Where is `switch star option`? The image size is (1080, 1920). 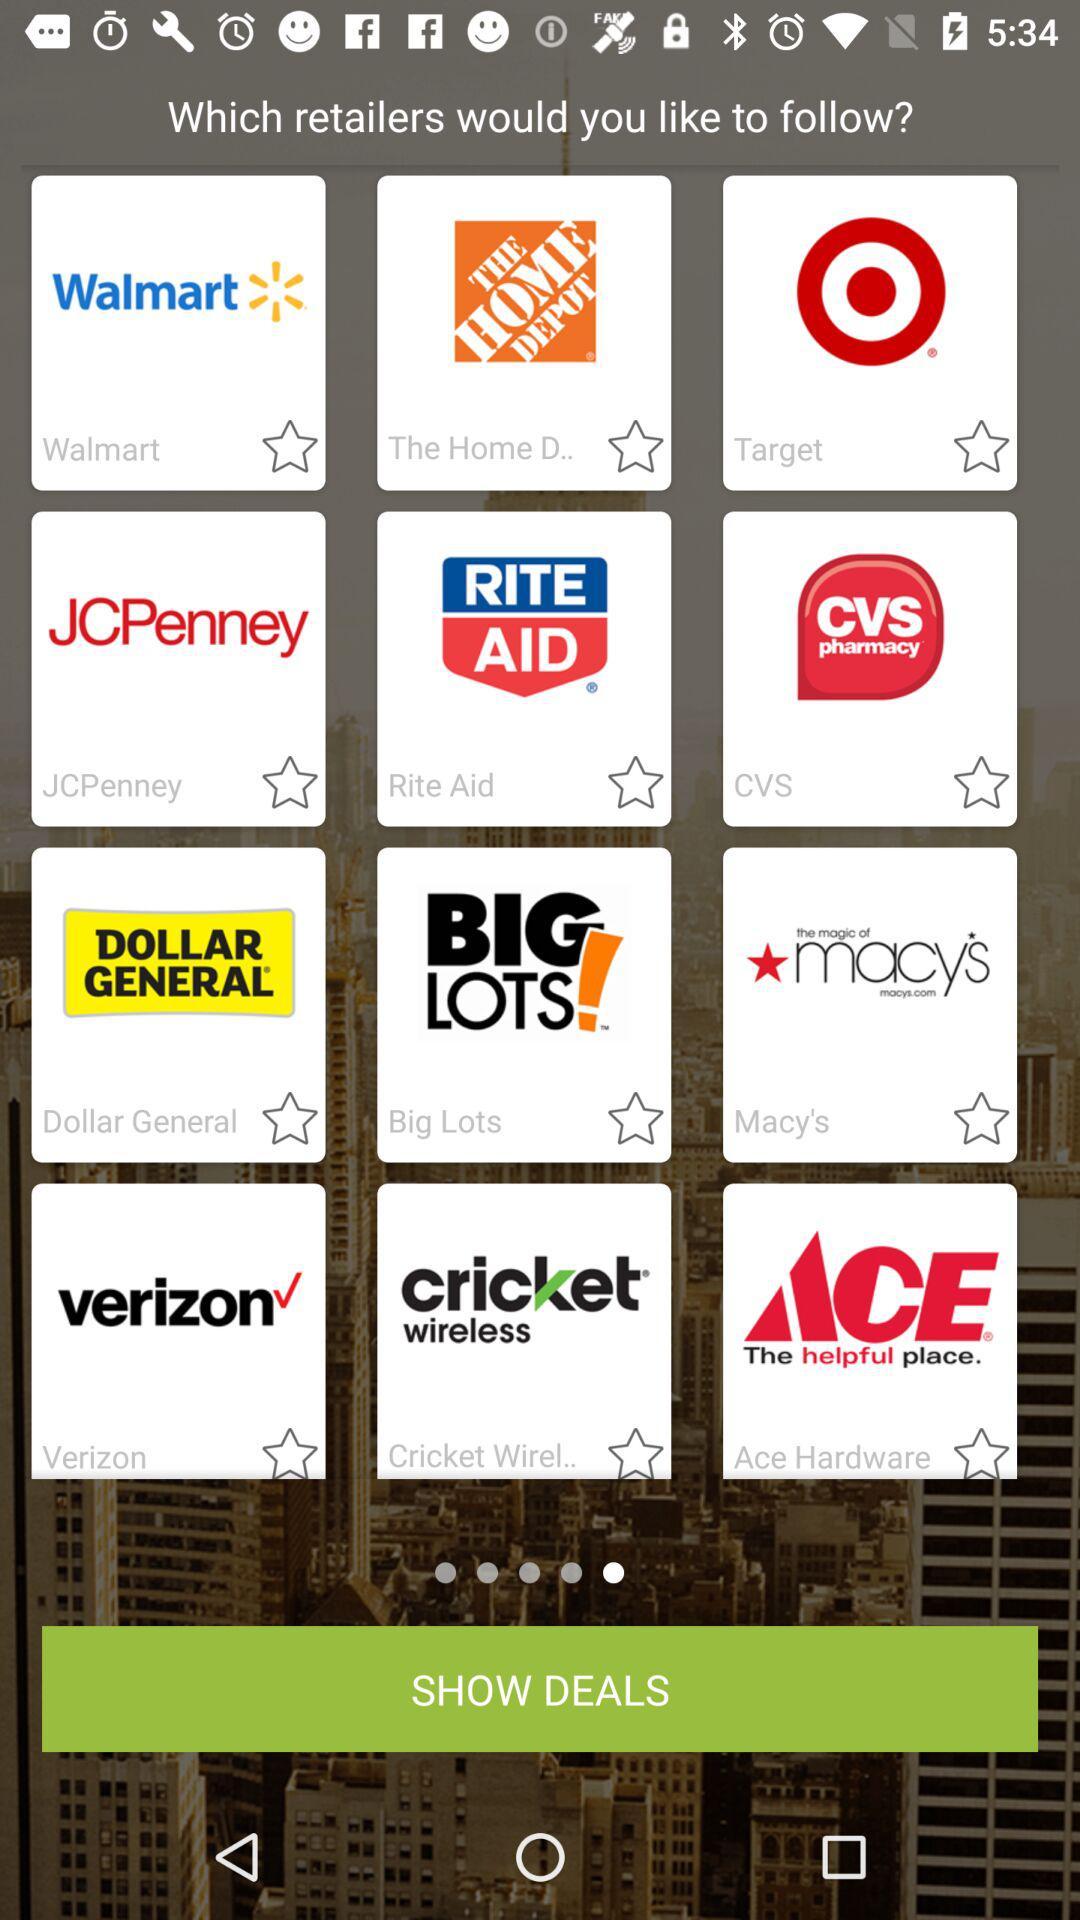
switch star option is located at coordinates (278, 1120).